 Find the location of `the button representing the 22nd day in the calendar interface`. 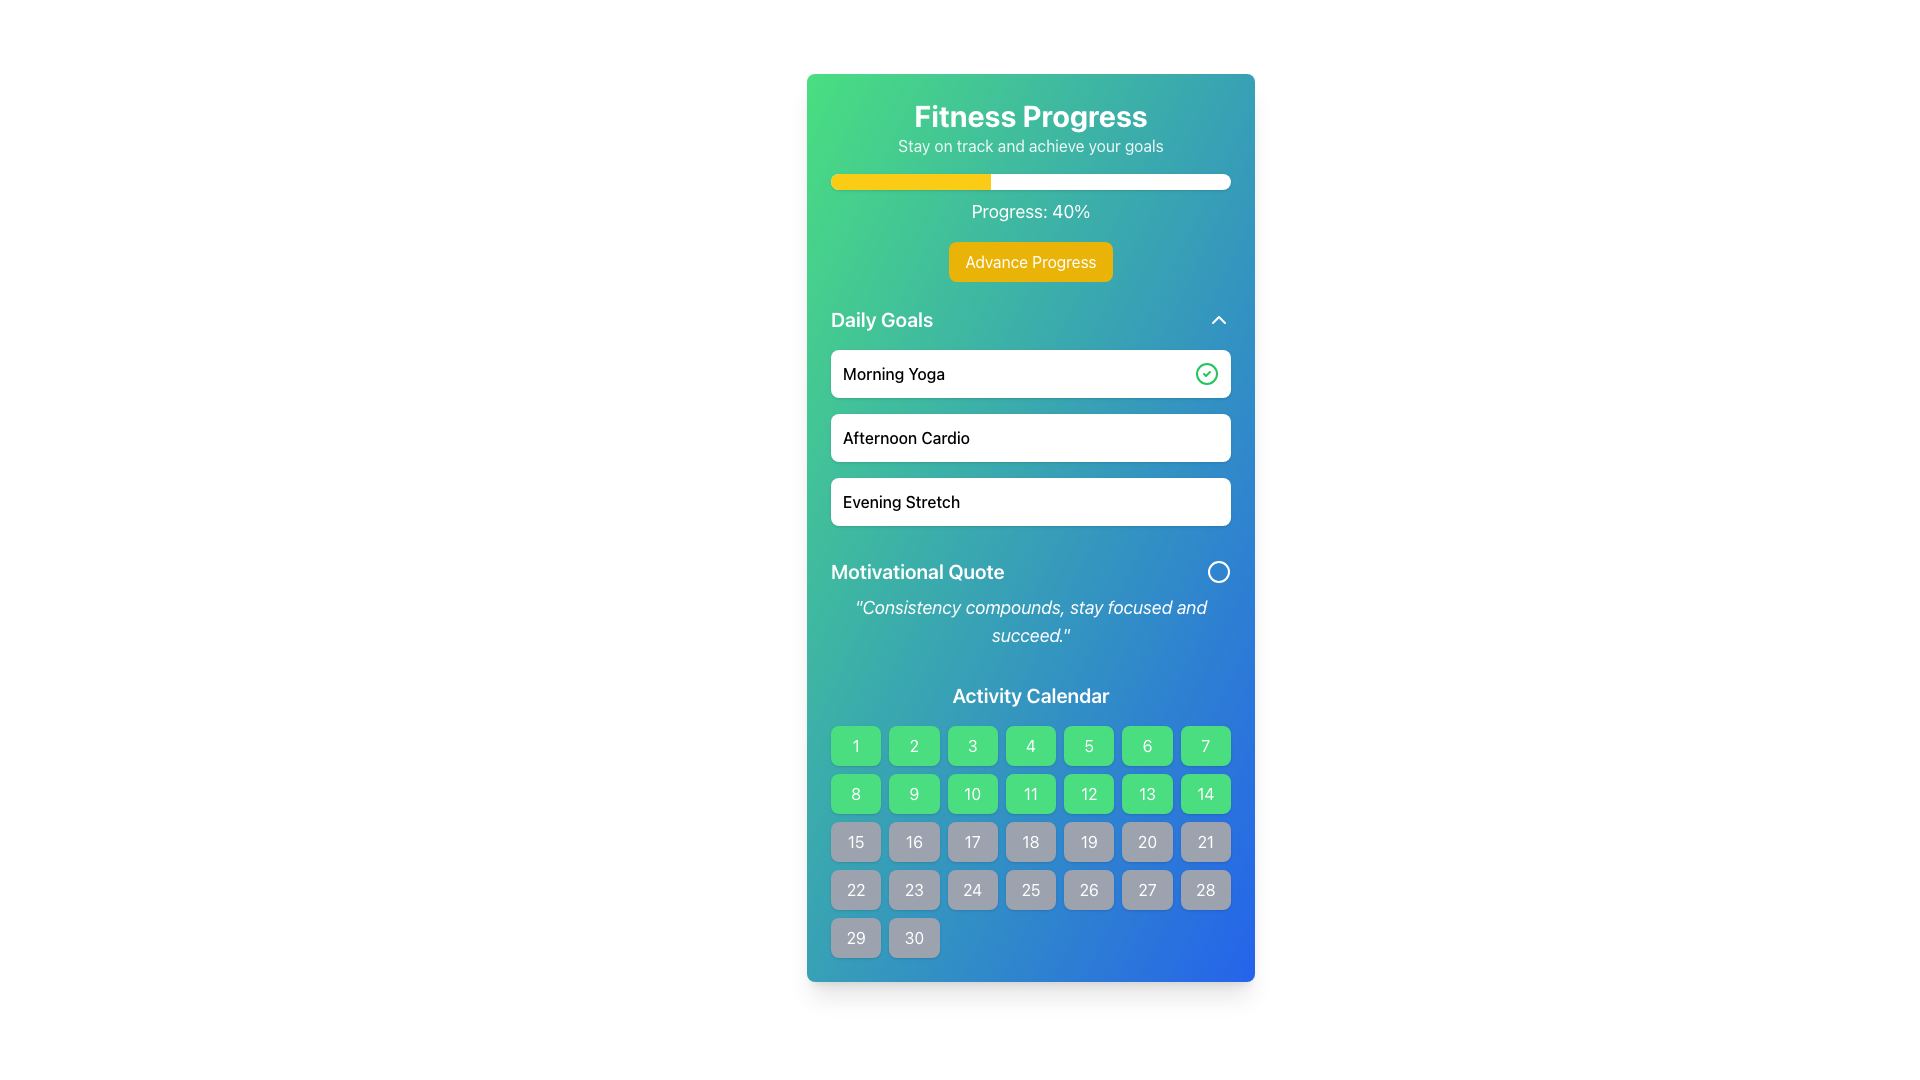

the button representing the 22nd day in the calendar interface is located at coordinates (856, 889).